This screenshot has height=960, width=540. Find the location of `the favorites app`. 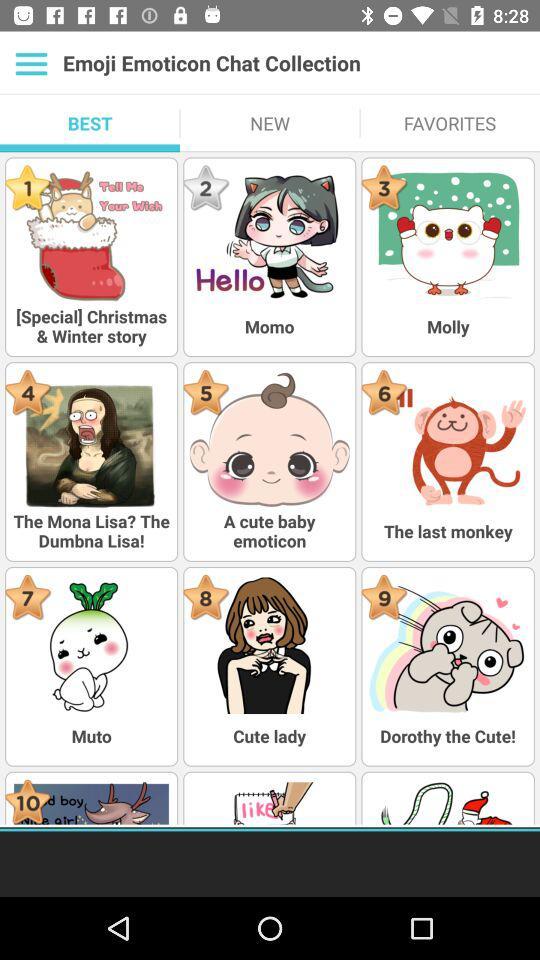

the favorites app is located at coordinates (449, 122).